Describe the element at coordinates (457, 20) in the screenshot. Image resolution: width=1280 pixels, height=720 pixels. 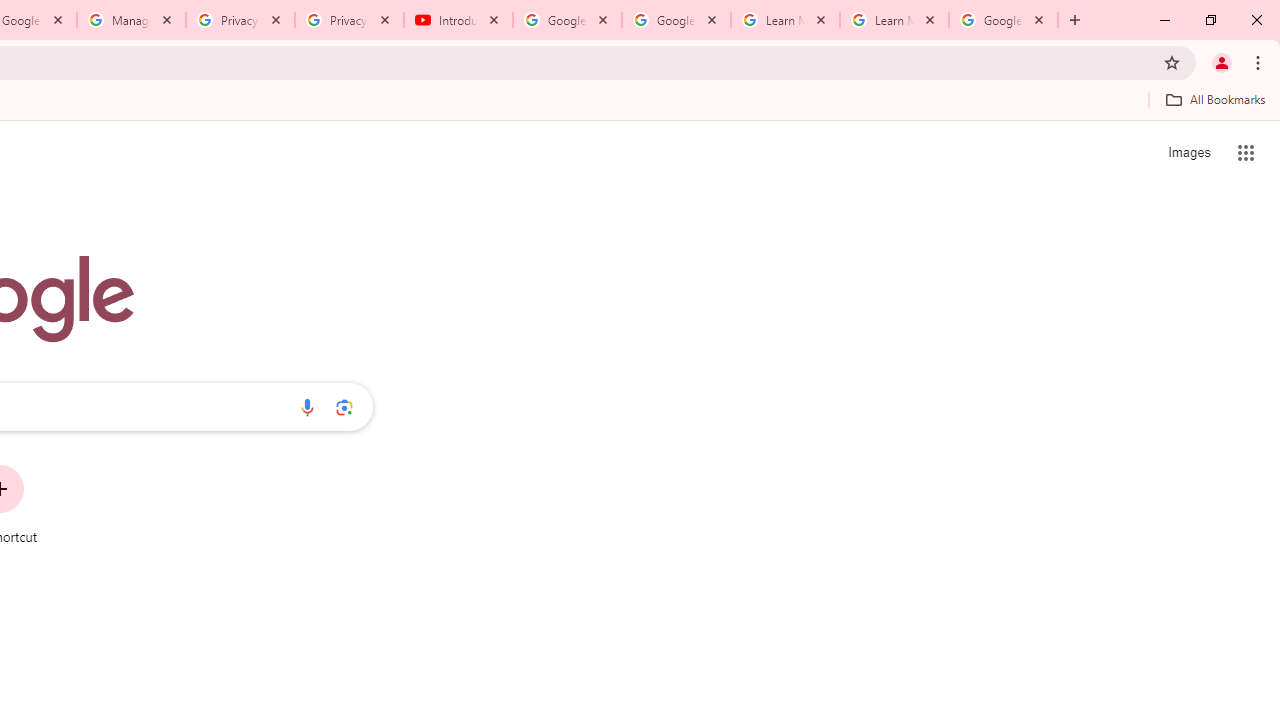
I see `'Introduction | Google Privacy Policy - YouTube'` at that location.